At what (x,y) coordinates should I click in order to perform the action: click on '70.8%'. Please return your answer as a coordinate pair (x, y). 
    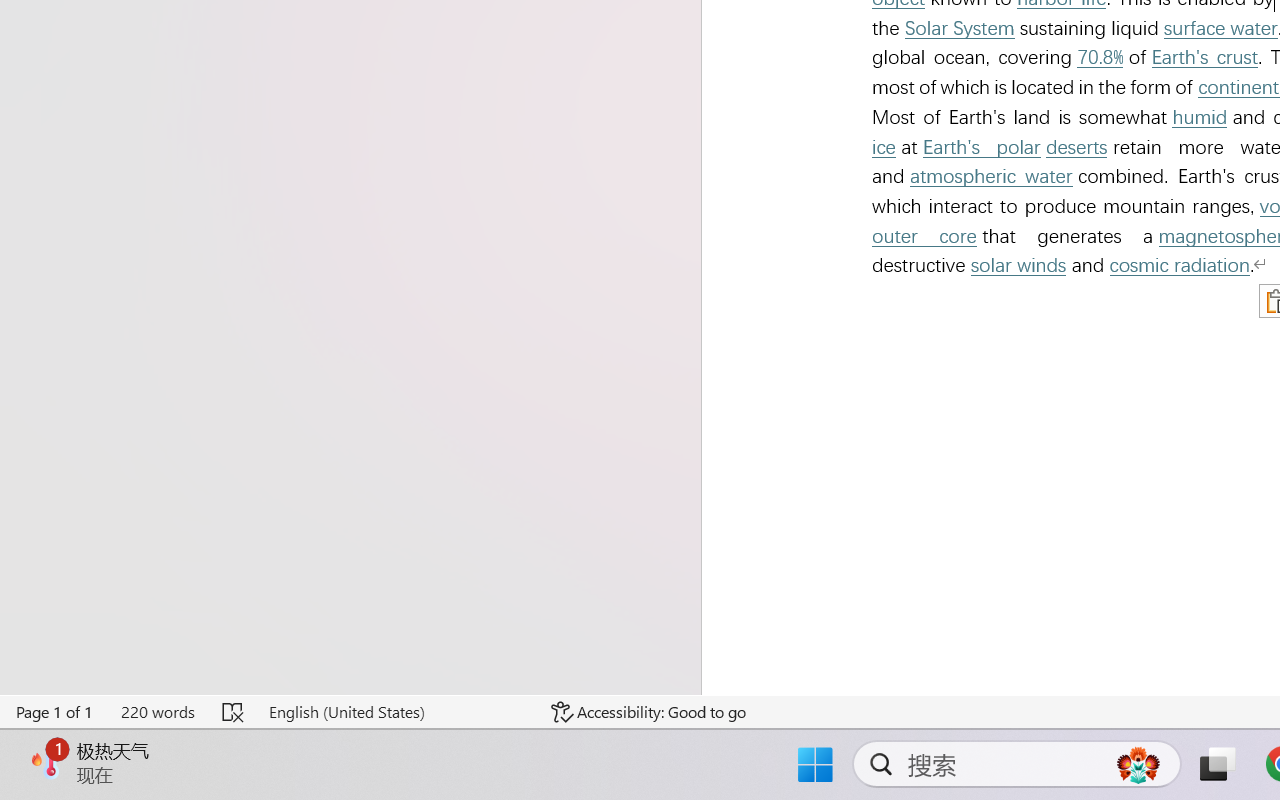
    Looking at the image, I should click on (1098, 56).